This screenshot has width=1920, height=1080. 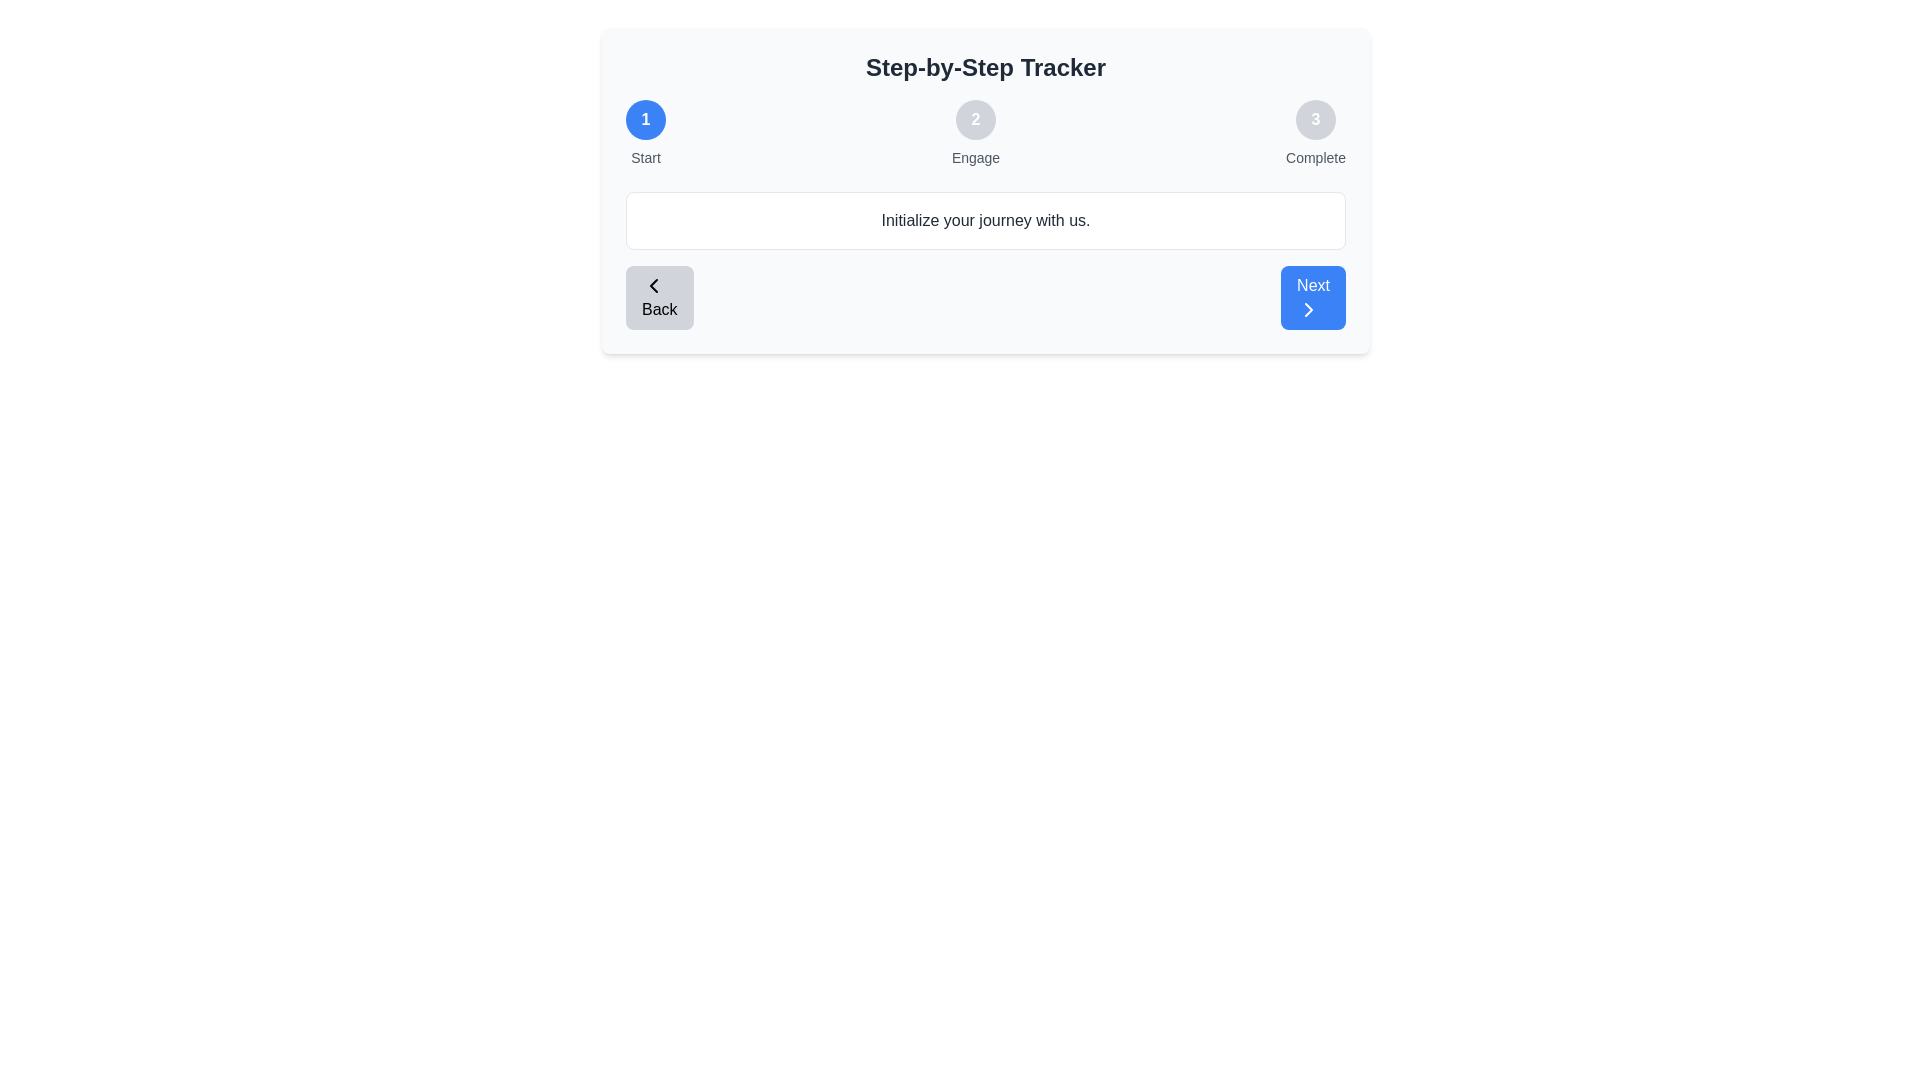 What do you see at coordinates (646, 134) in the screenshot?
I see `the leftmost step in the Step-by-Step Tracker, which is a blue badge with the numeral '1' and the label 'Start' below it` at bounding box center [646, 134].